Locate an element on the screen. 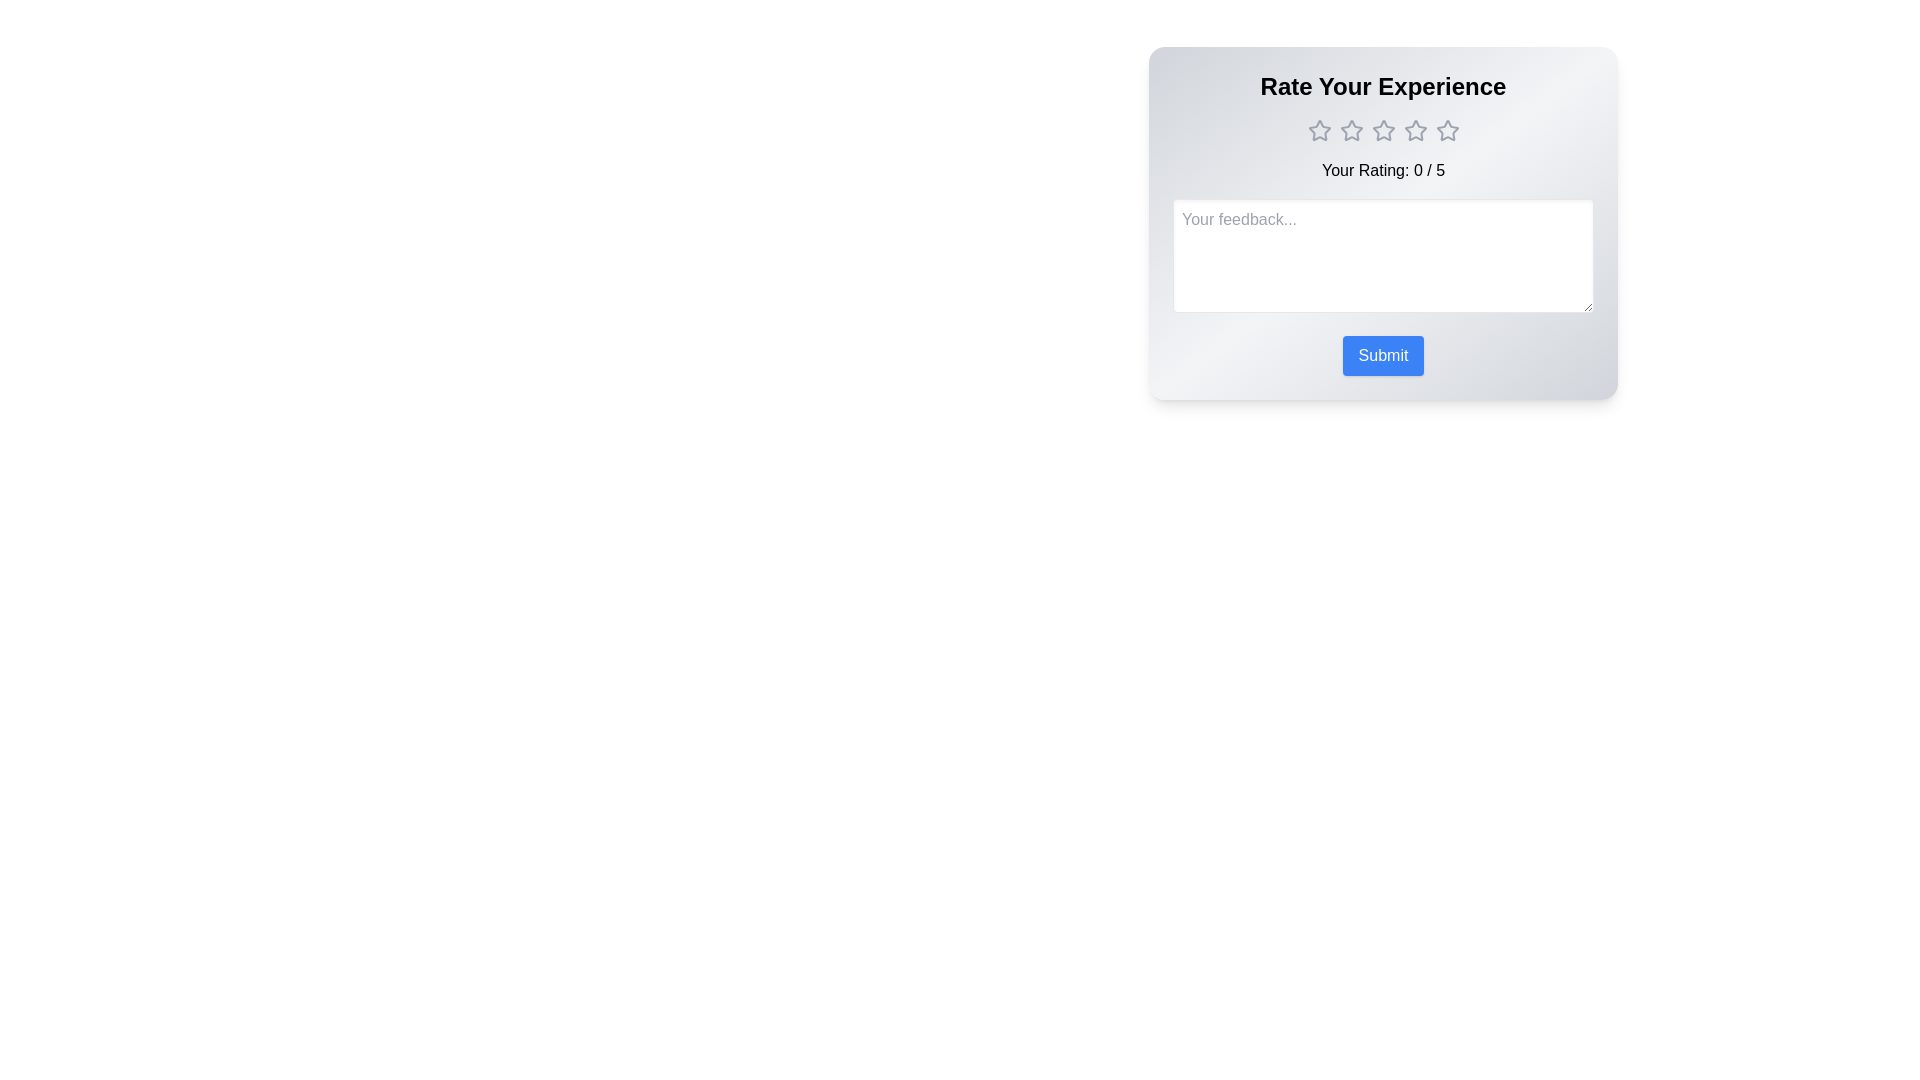 The width and height of the screenshot is (1920, 1080). the rating to 1 stars by clicking on the corresponding star is located at coordinates (1319, 131).